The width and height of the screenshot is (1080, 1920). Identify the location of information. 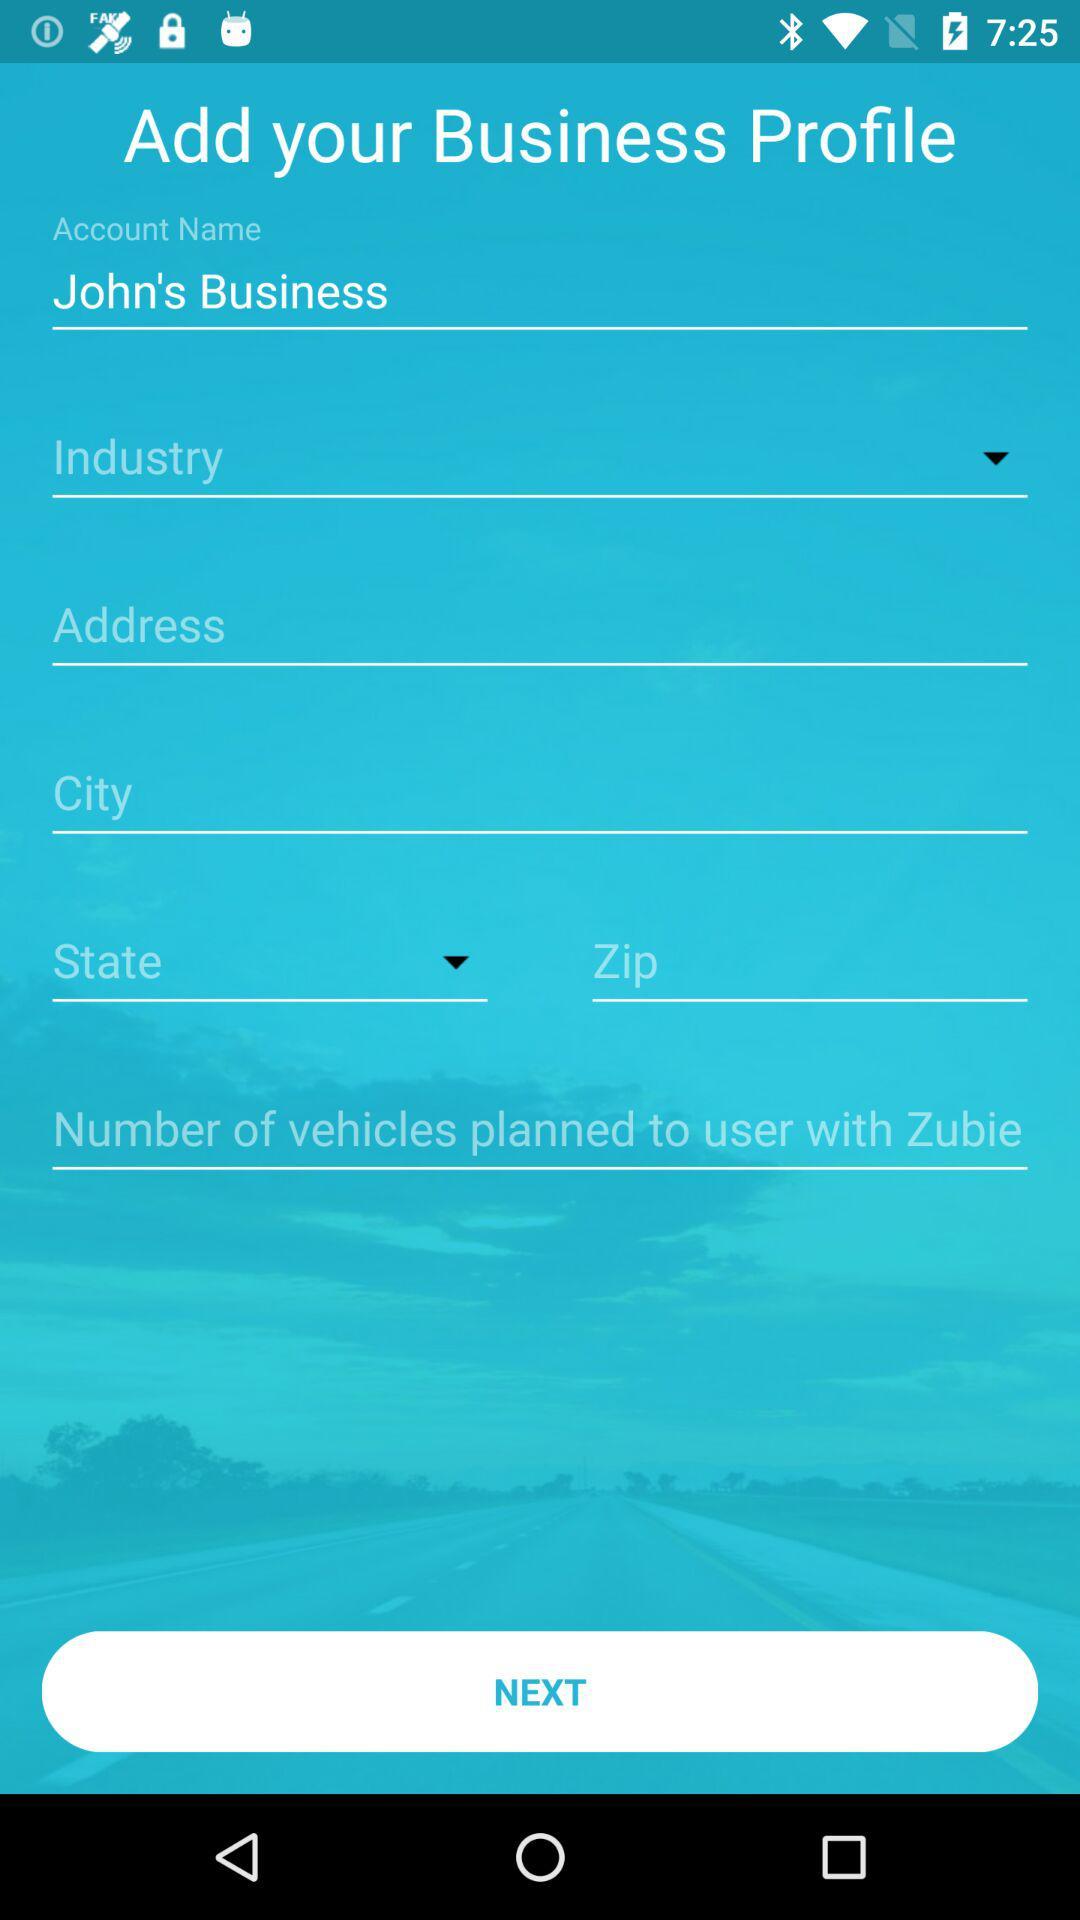
(540, 1131).